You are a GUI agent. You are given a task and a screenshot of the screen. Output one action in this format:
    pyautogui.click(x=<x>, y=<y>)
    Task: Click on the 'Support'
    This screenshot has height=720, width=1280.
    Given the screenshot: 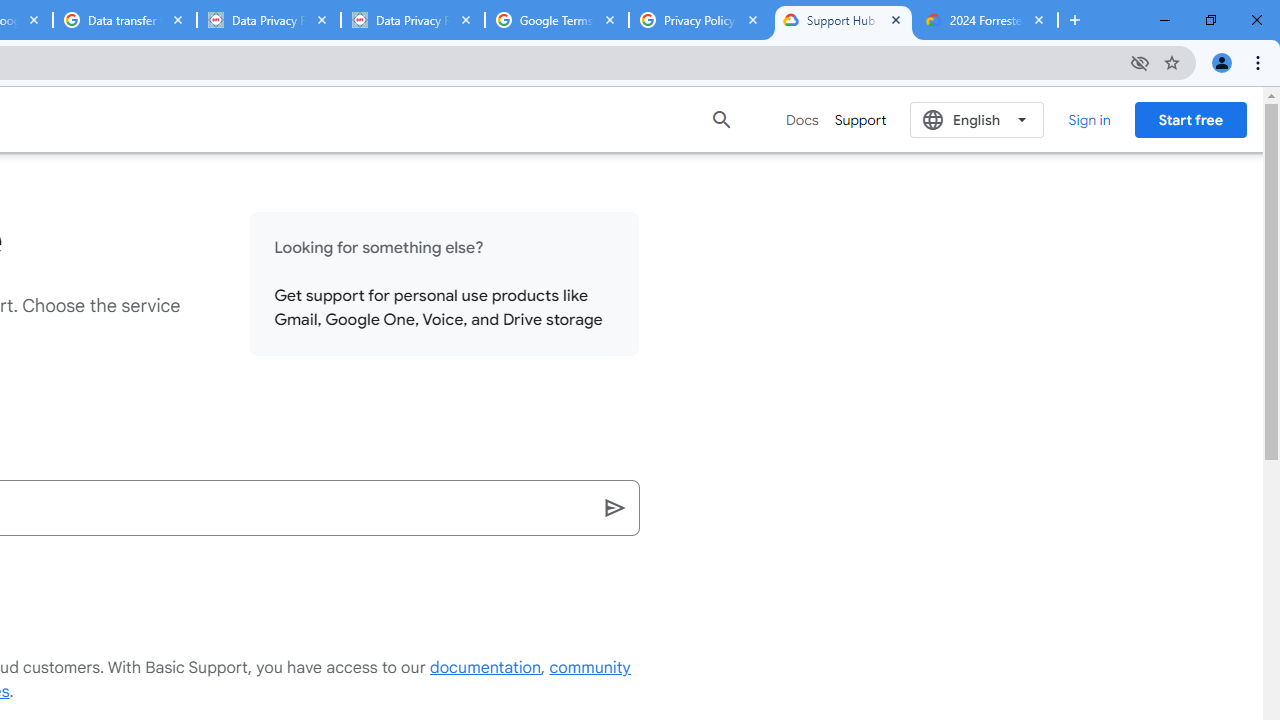 What is the action you would take?
    pyautogui.click(x=860, y=119)
    